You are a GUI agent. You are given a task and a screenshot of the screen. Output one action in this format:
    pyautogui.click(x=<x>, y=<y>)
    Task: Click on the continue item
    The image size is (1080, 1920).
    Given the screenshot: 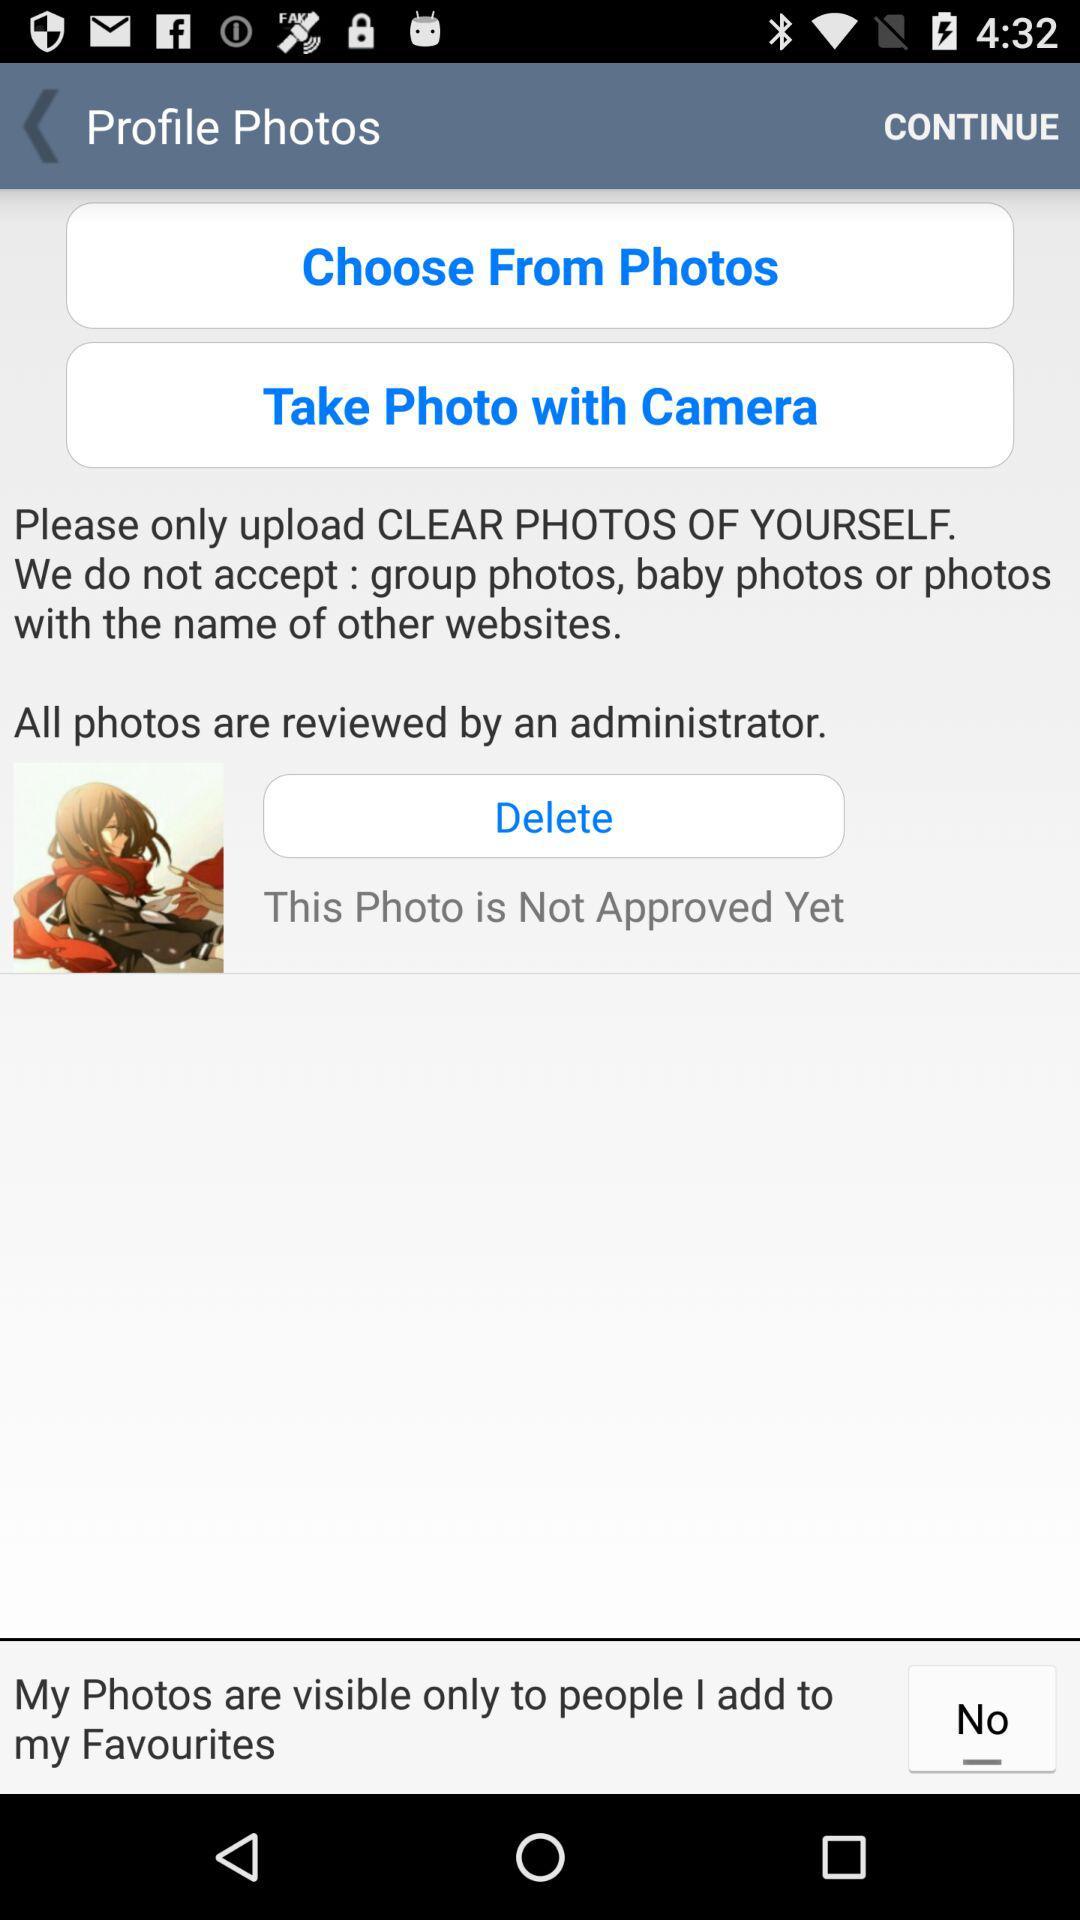 What is the action you would take?
    pyautogui.click(x=970, y=124)
    